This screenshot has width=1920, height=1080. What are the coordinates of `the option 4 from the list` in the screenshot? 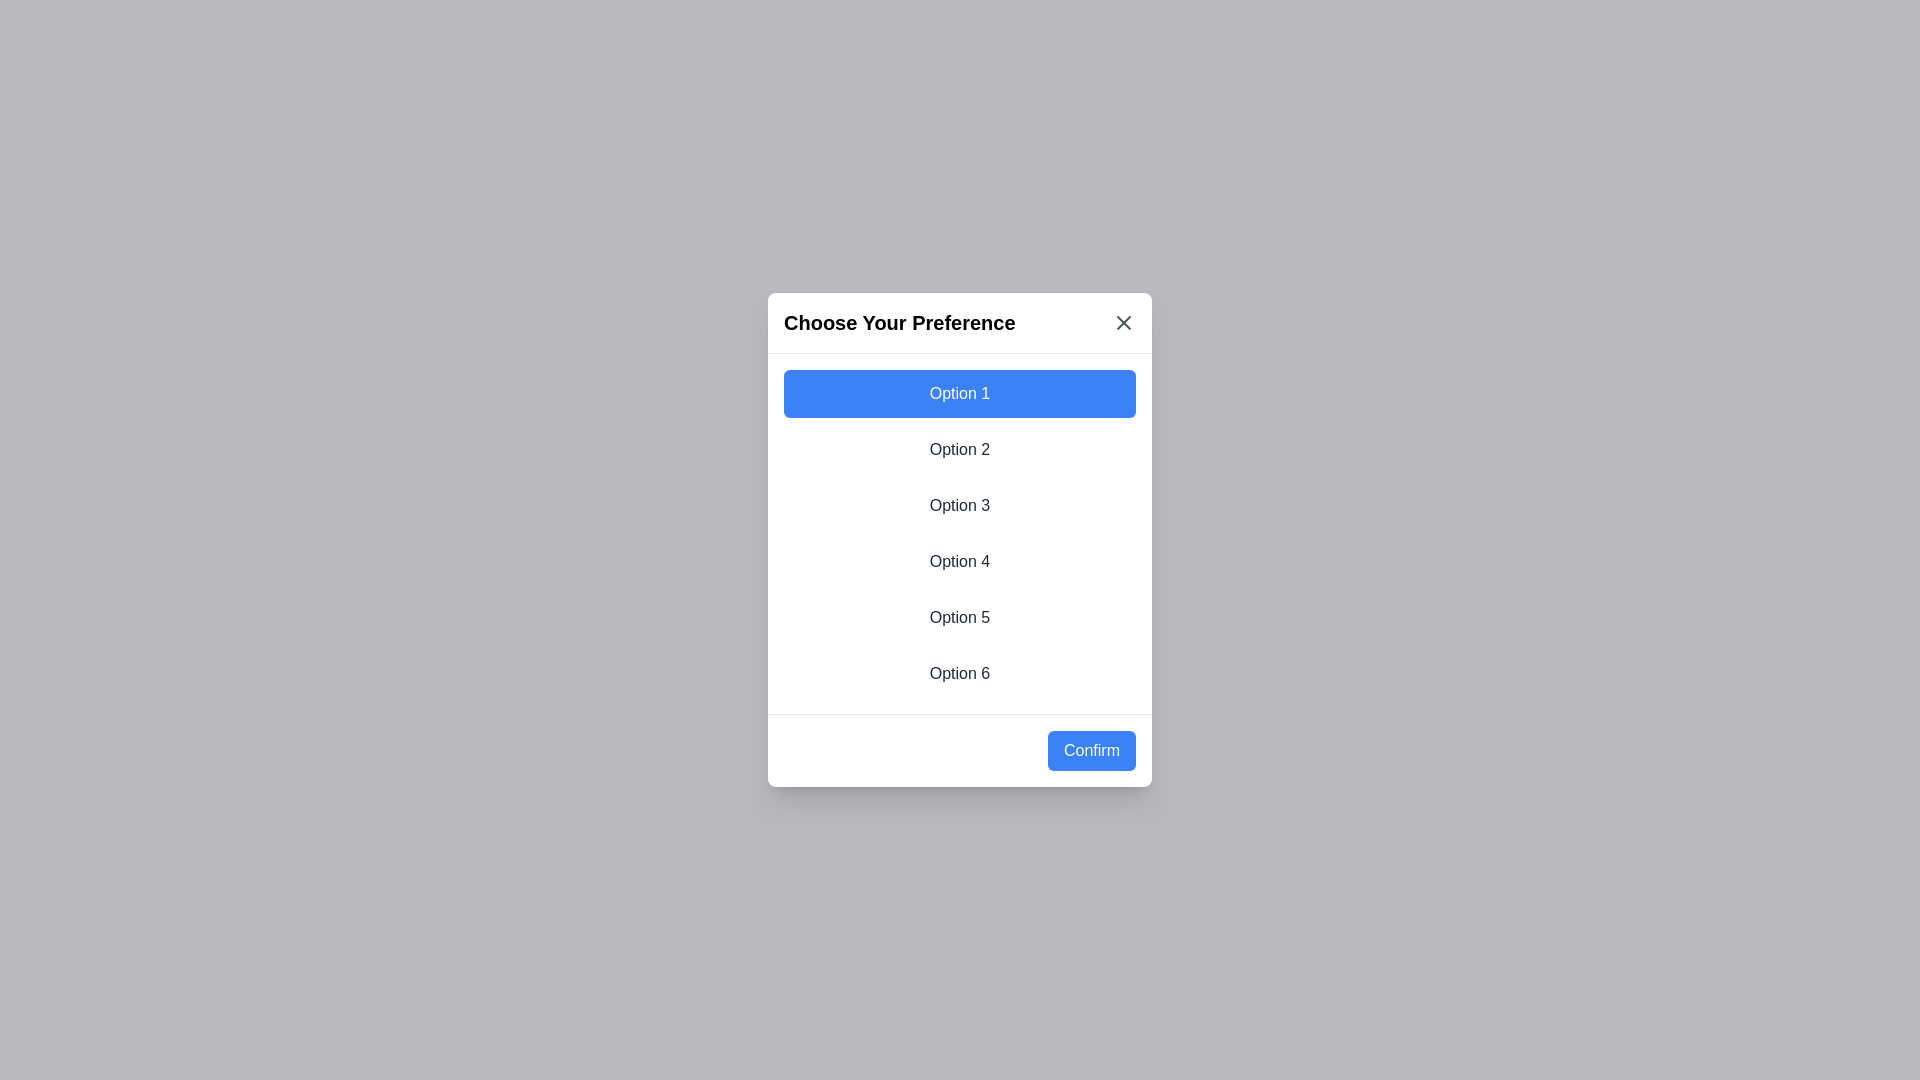 It's located at (960, 562).